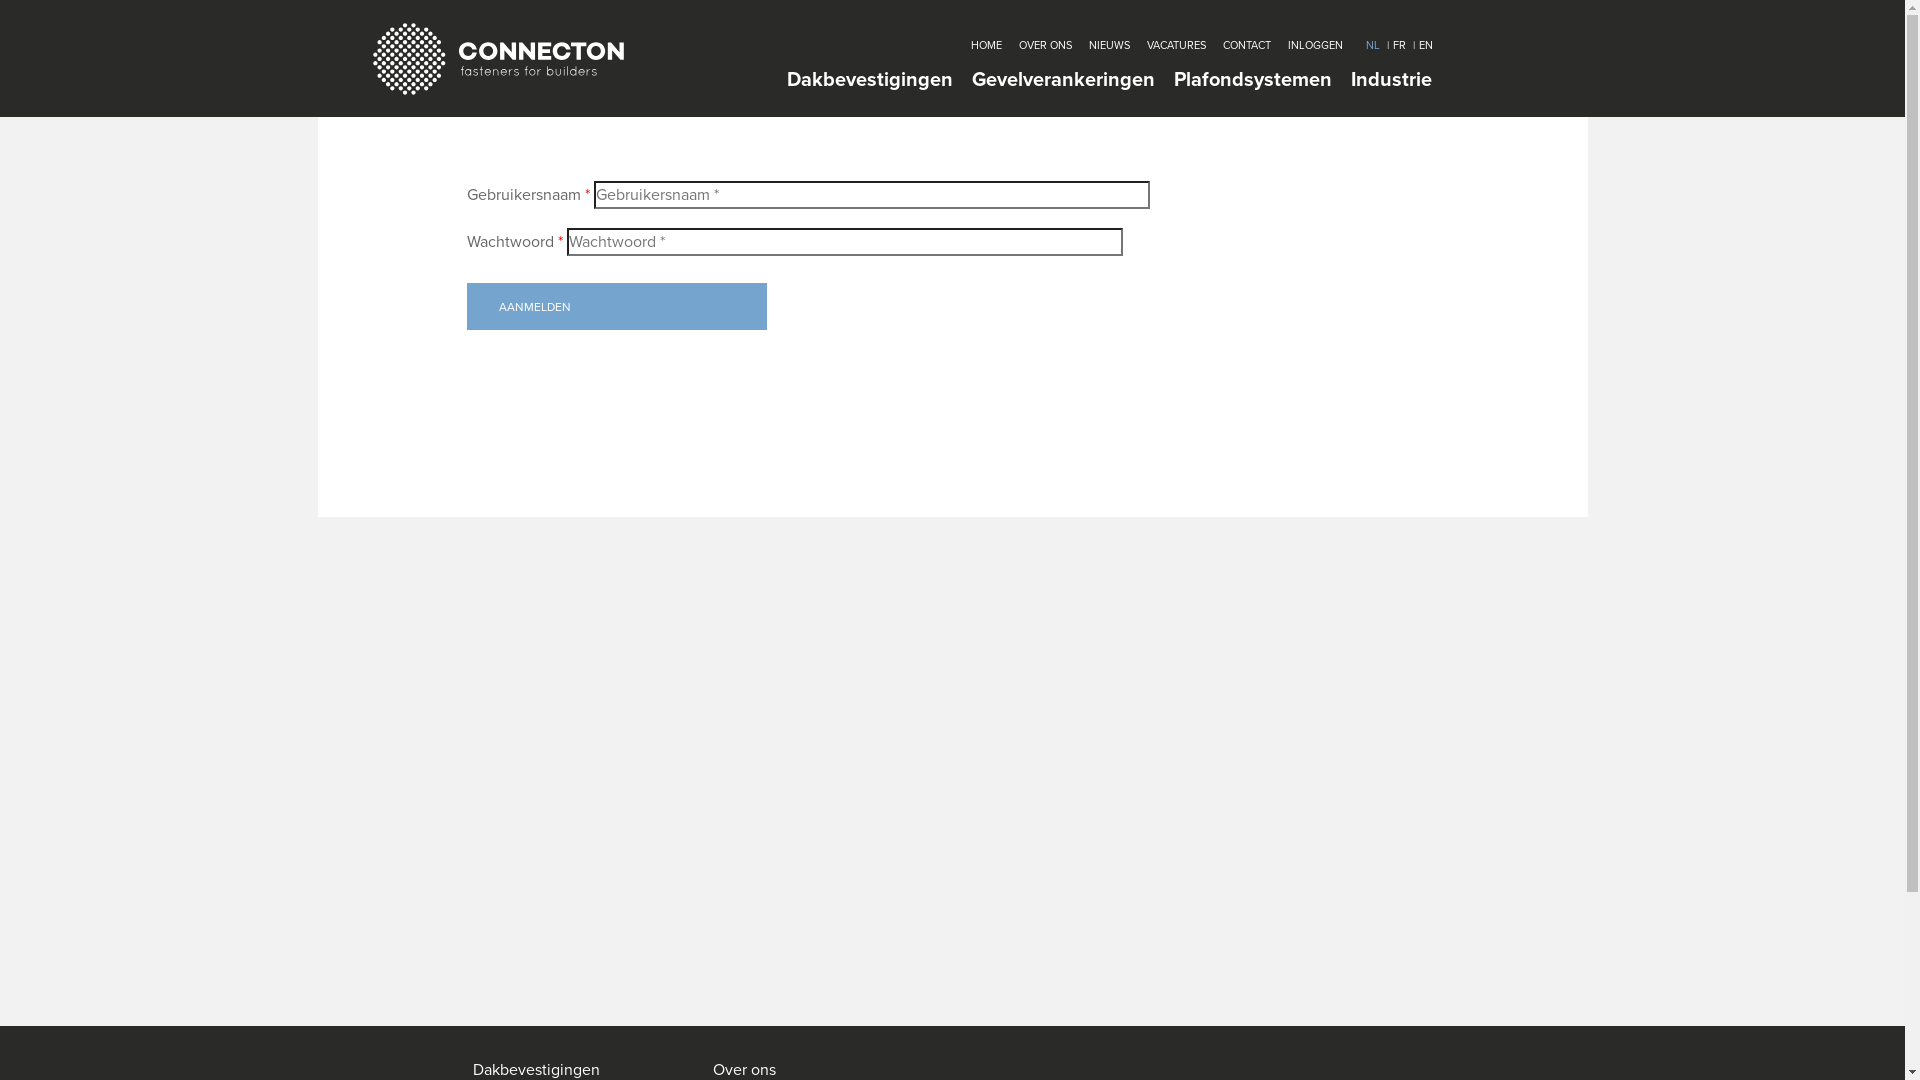 The height and width of the screenshot is (1080, 1920). Describe the element at coordinates (1315, 45) in the screenshot. I see `'INLOGGEN'` at that location.